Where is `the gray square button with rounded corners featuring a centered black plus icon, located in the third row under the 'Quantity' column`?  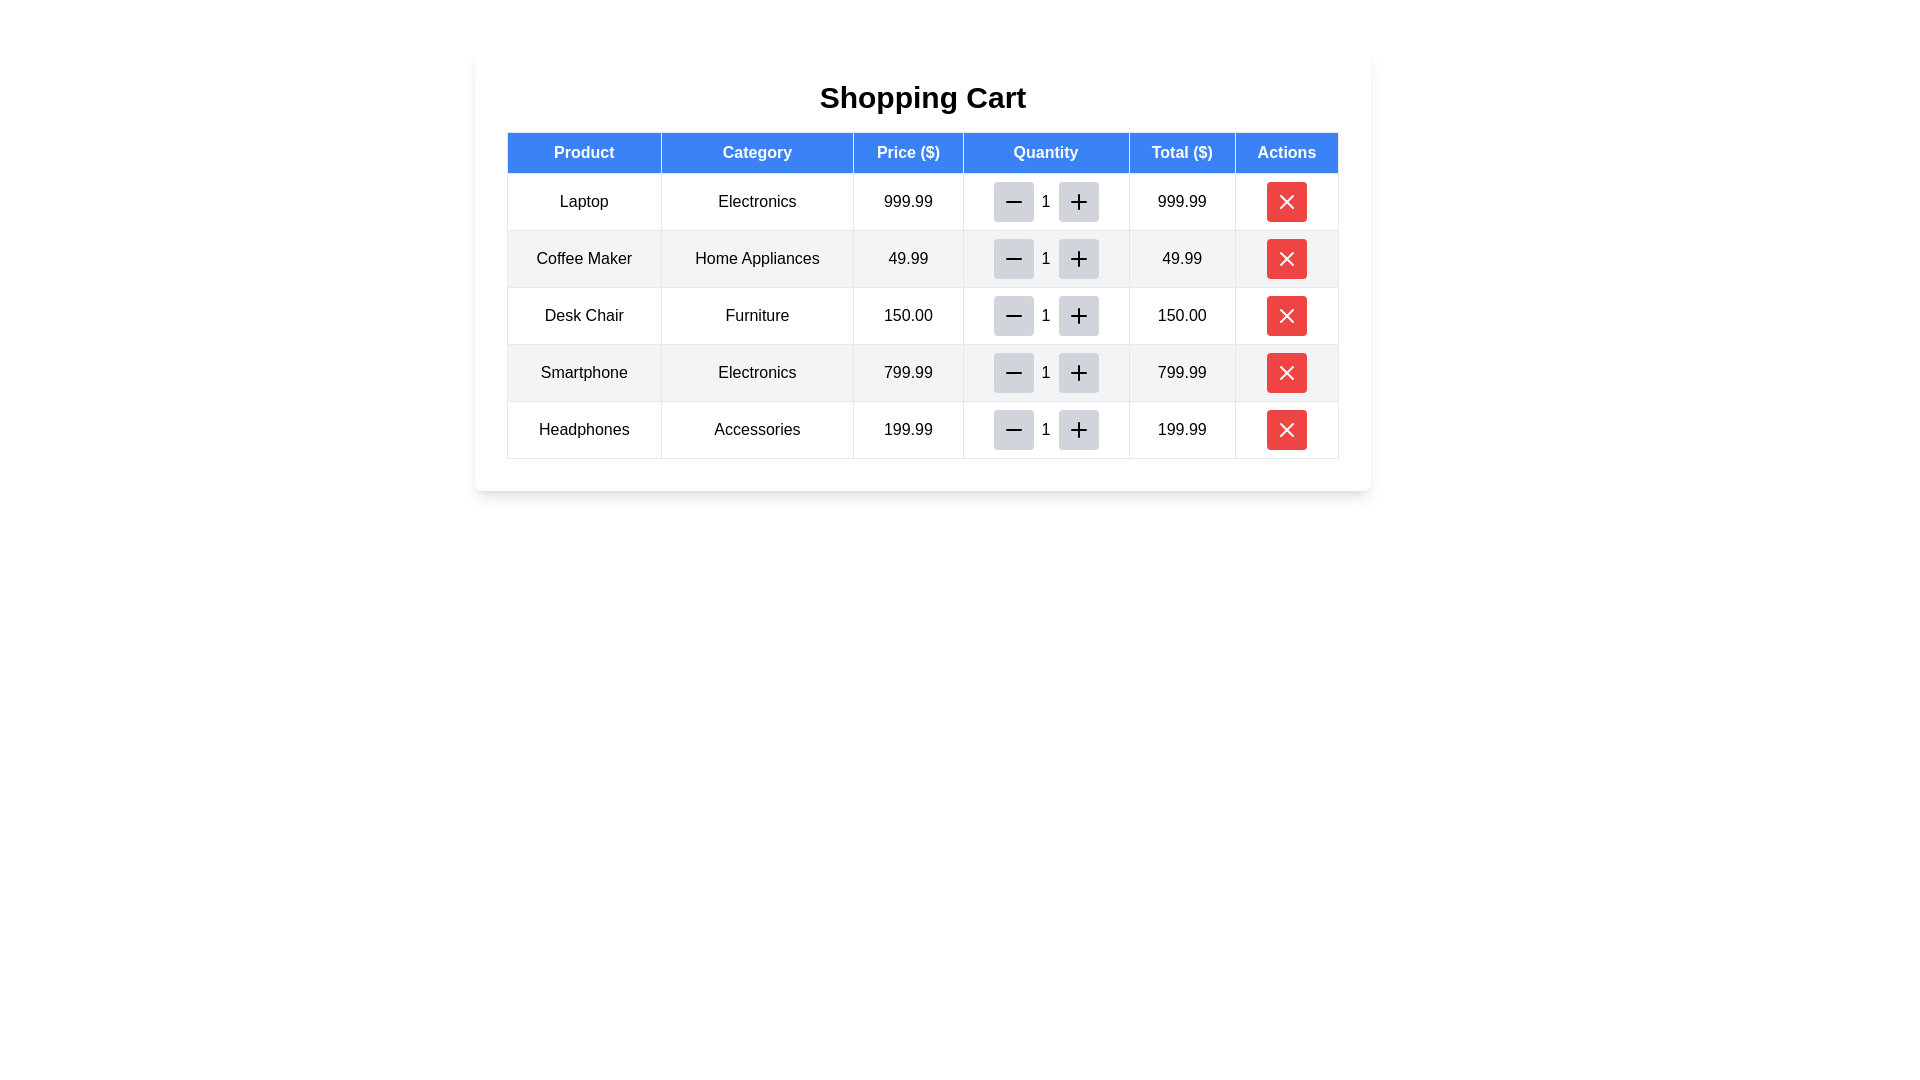 the gray square button with rounded corners featuring a centered black plus icon, located in the third row under the 'Quantity' column is located at coordinates (1077, 315).